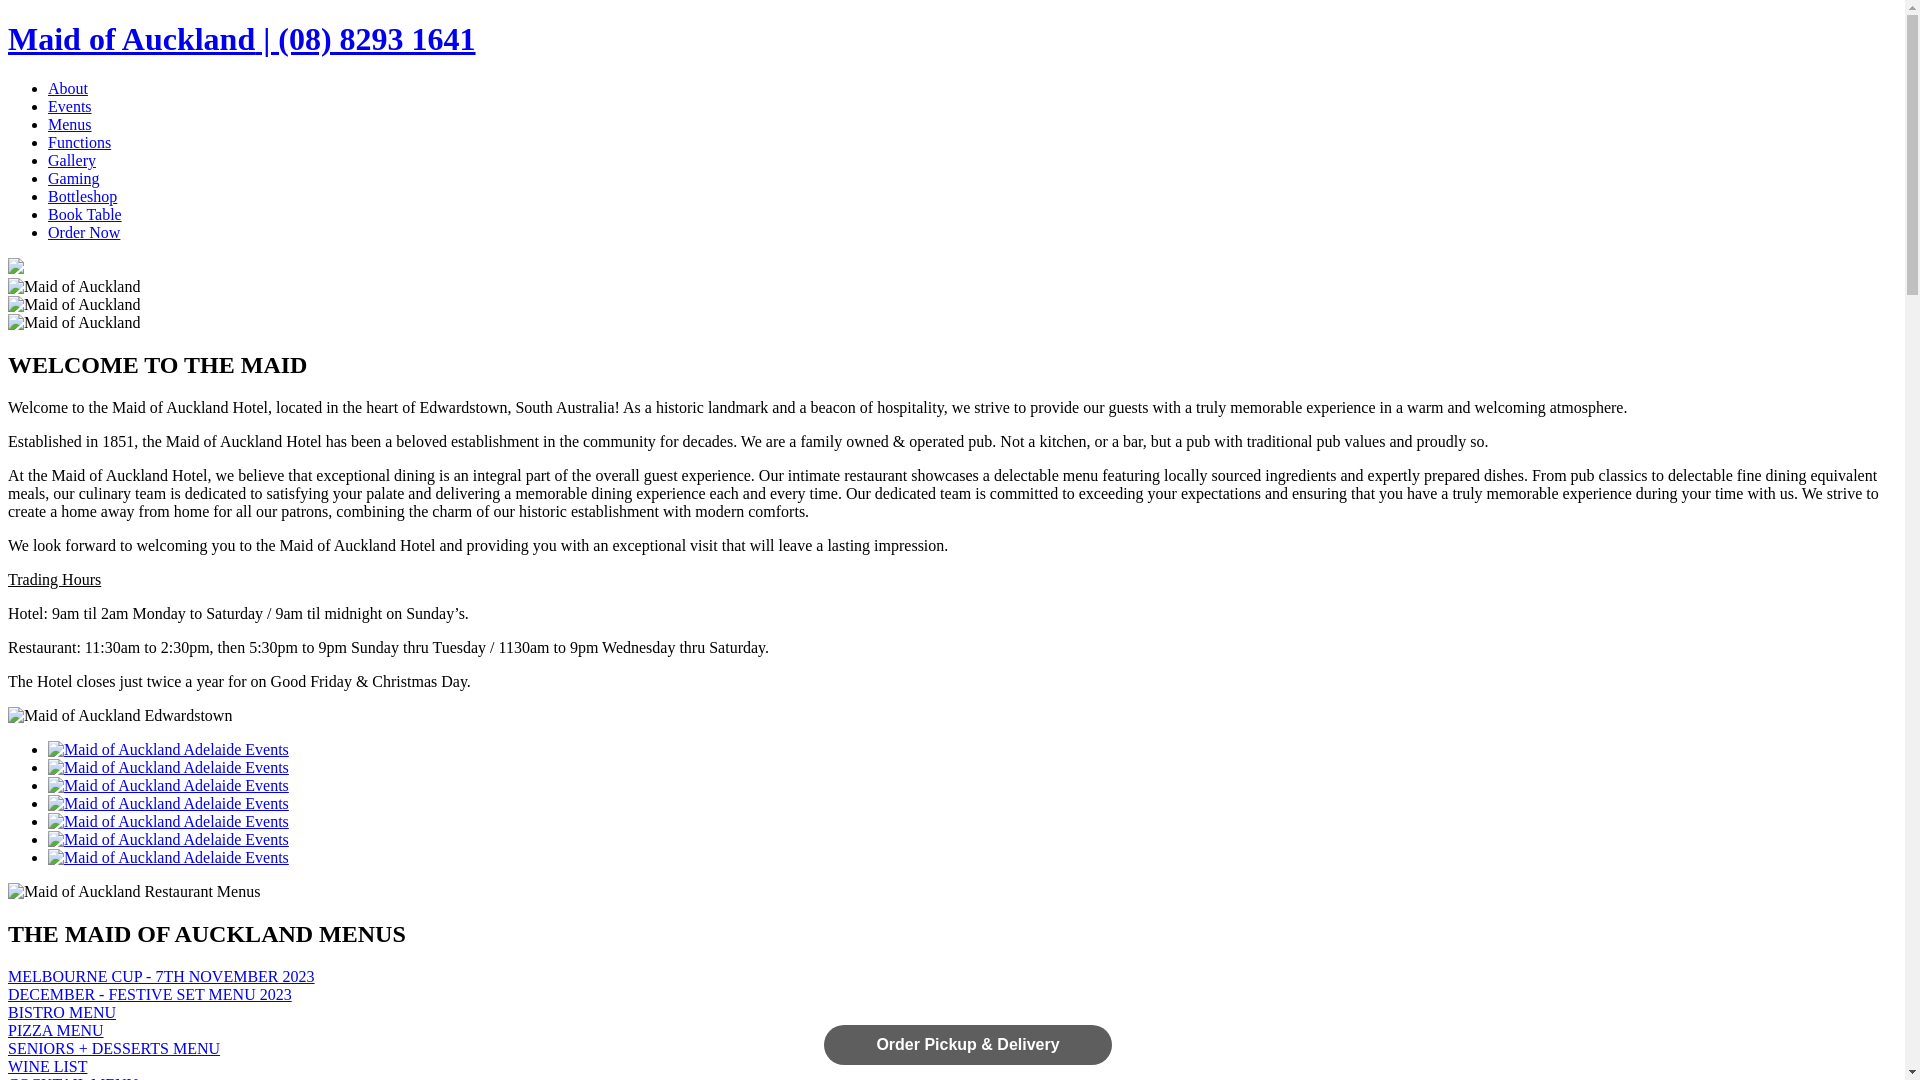  What do you see at coordinates (67, 87) in the screenshot?
I see `'About'` at bounding box center [67, 87].